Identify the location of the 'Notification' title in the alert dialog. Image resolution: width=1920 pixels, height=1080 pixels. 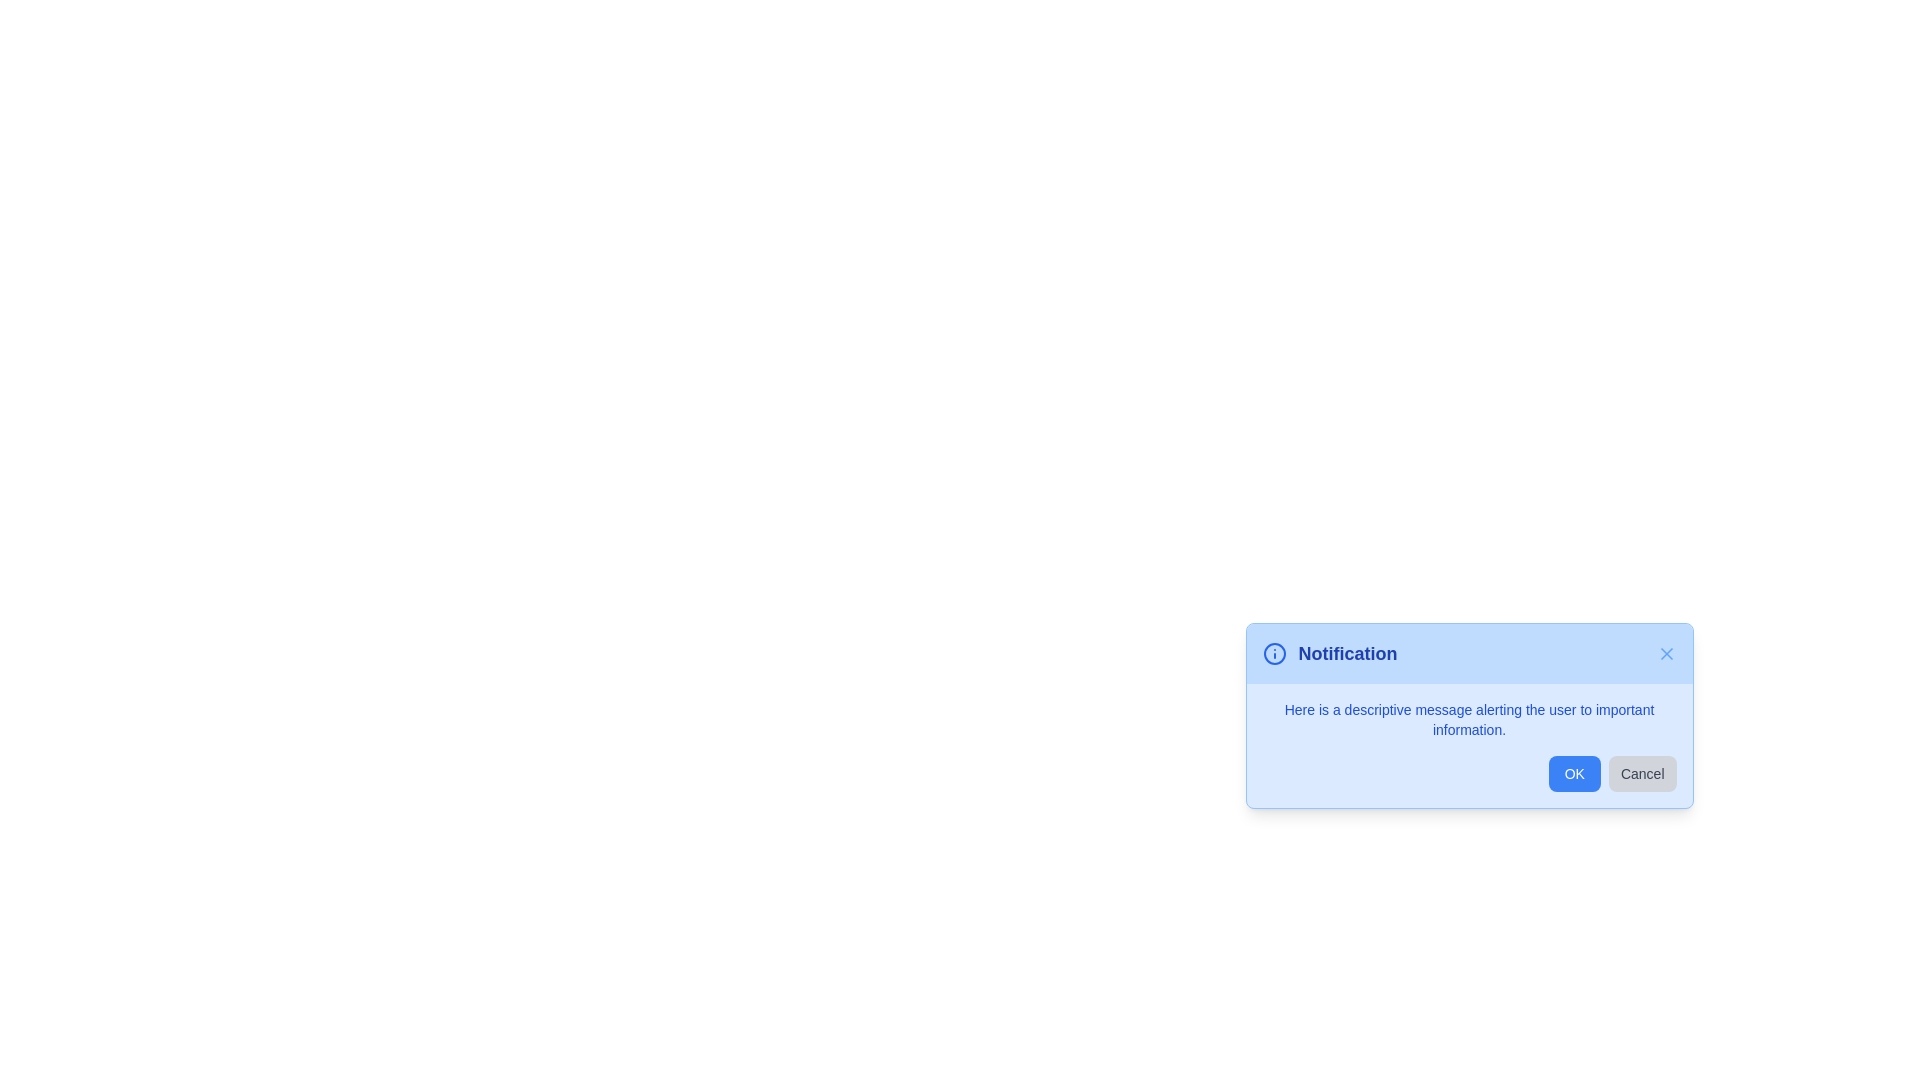
(1348, 654).